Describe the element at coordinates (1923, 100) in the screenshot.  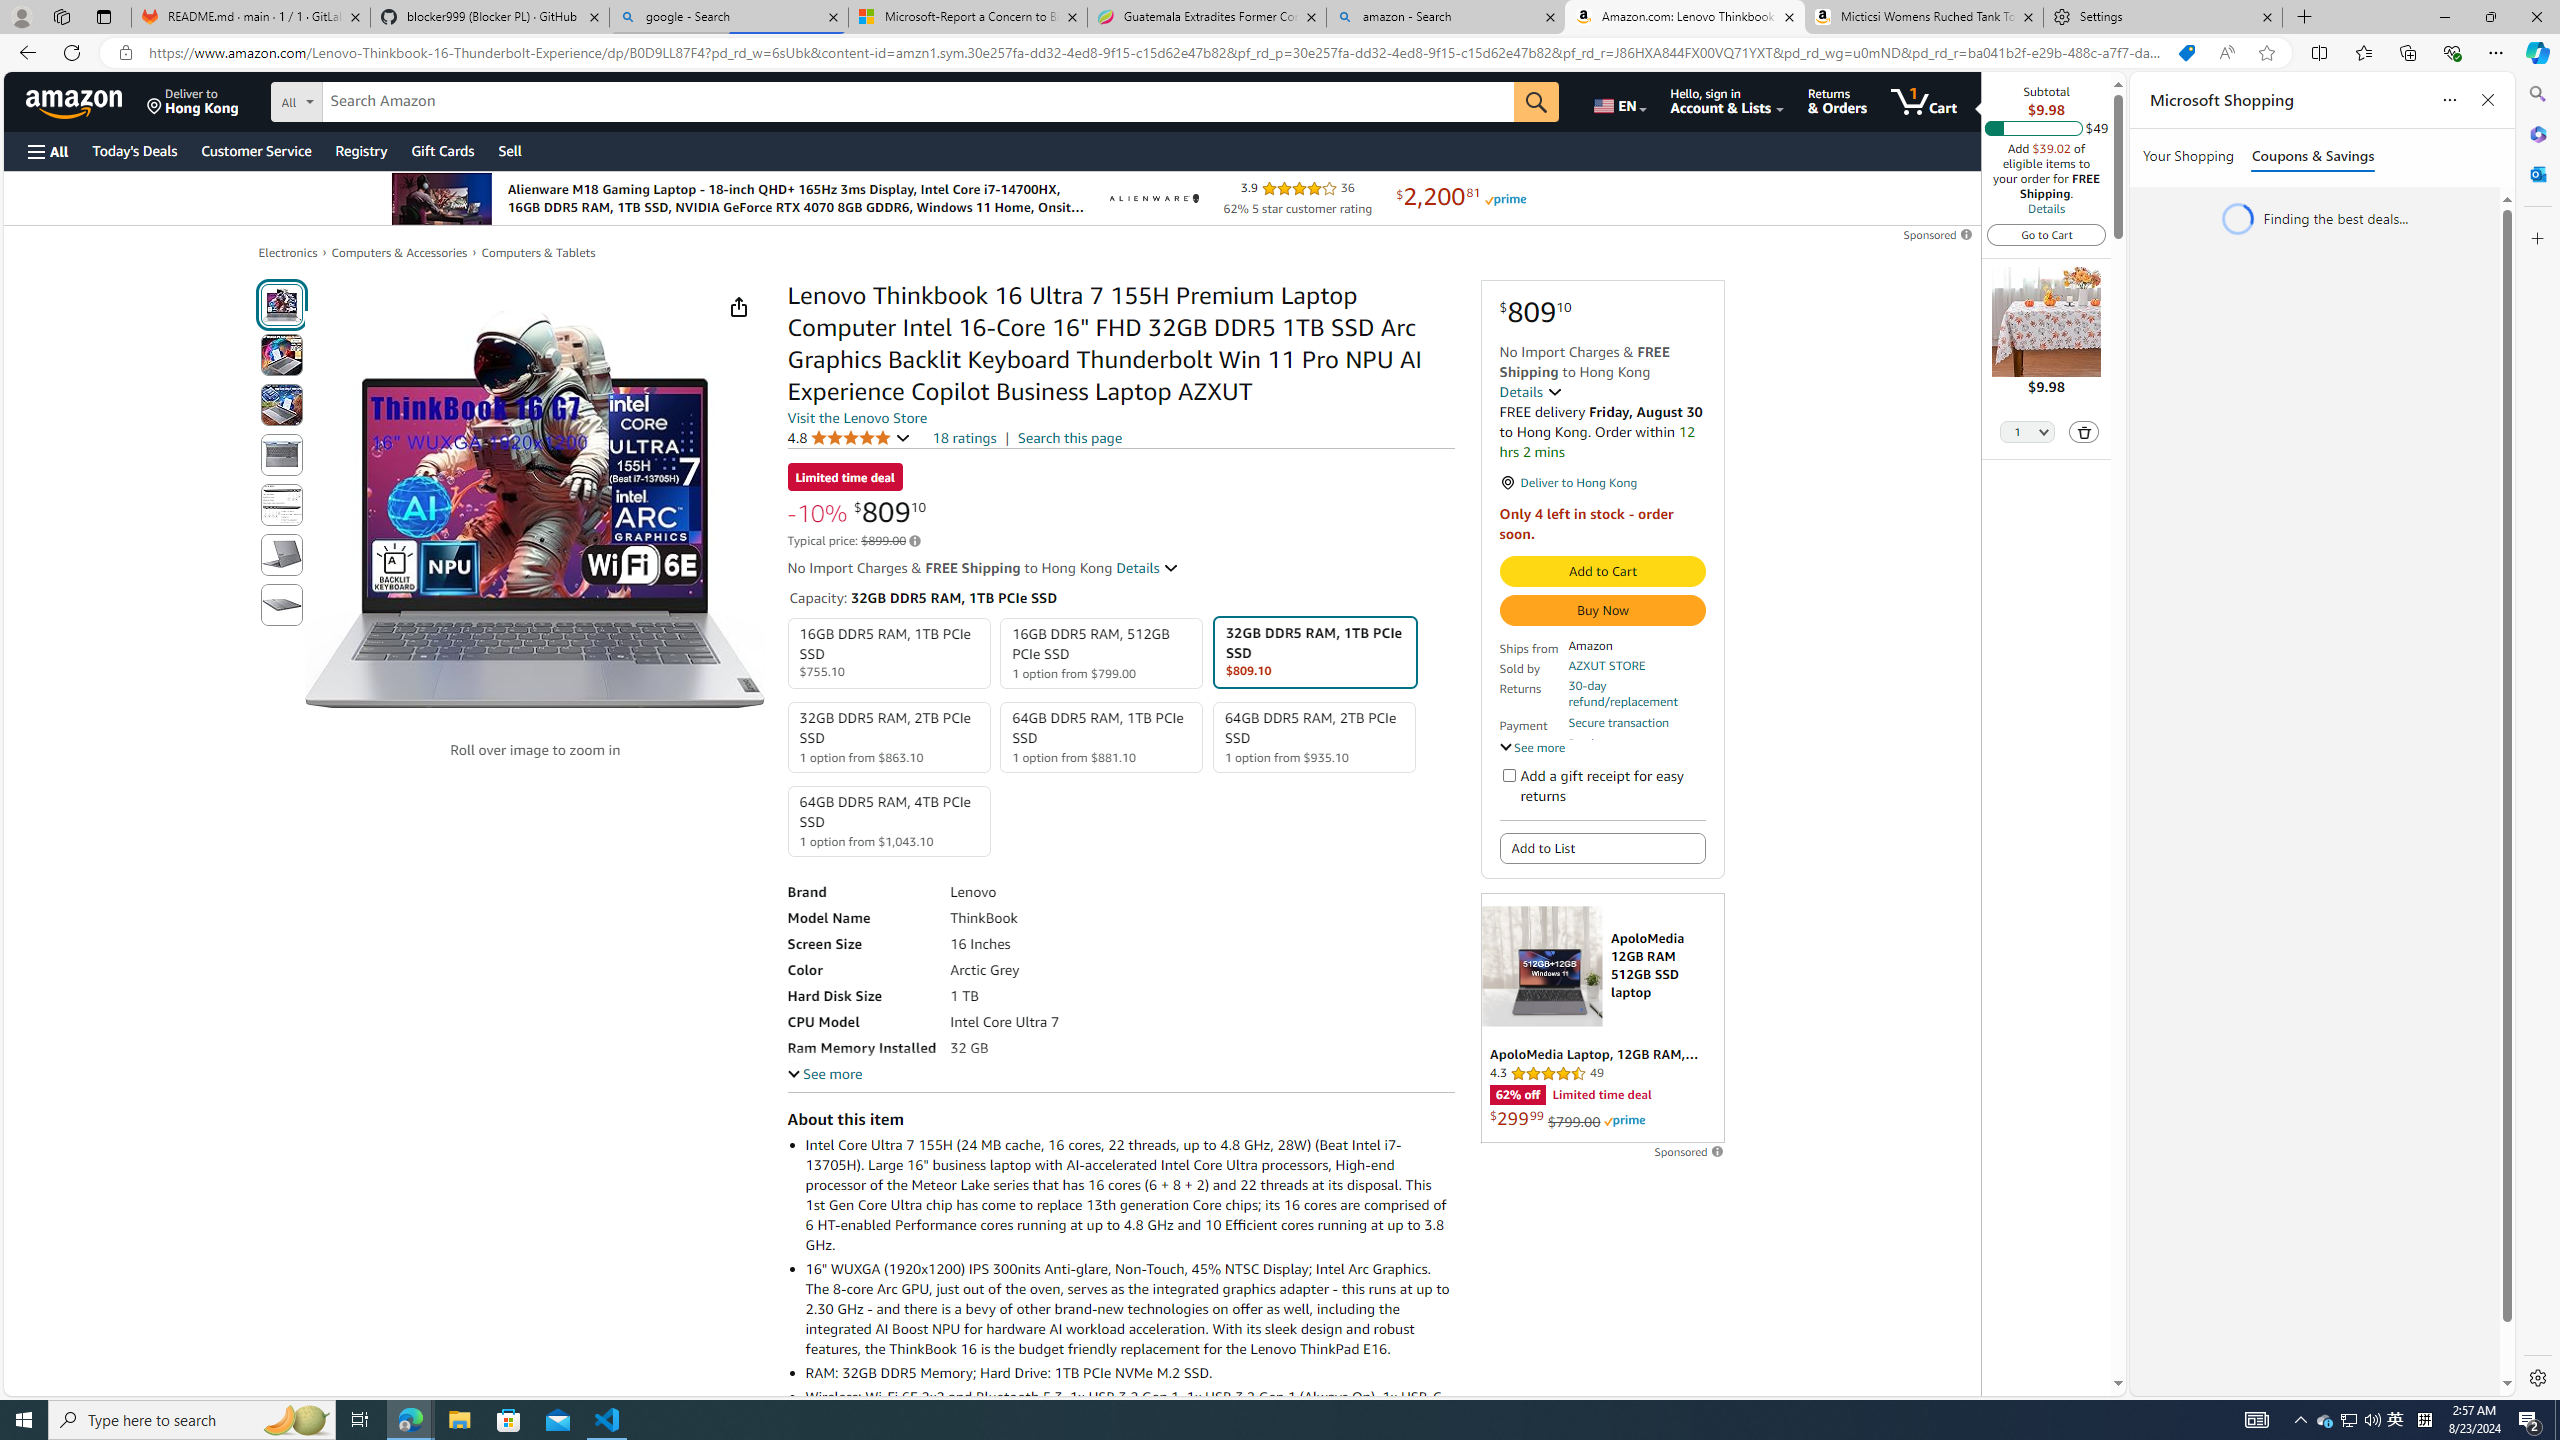
I see `'1 item in cart'` at that location.